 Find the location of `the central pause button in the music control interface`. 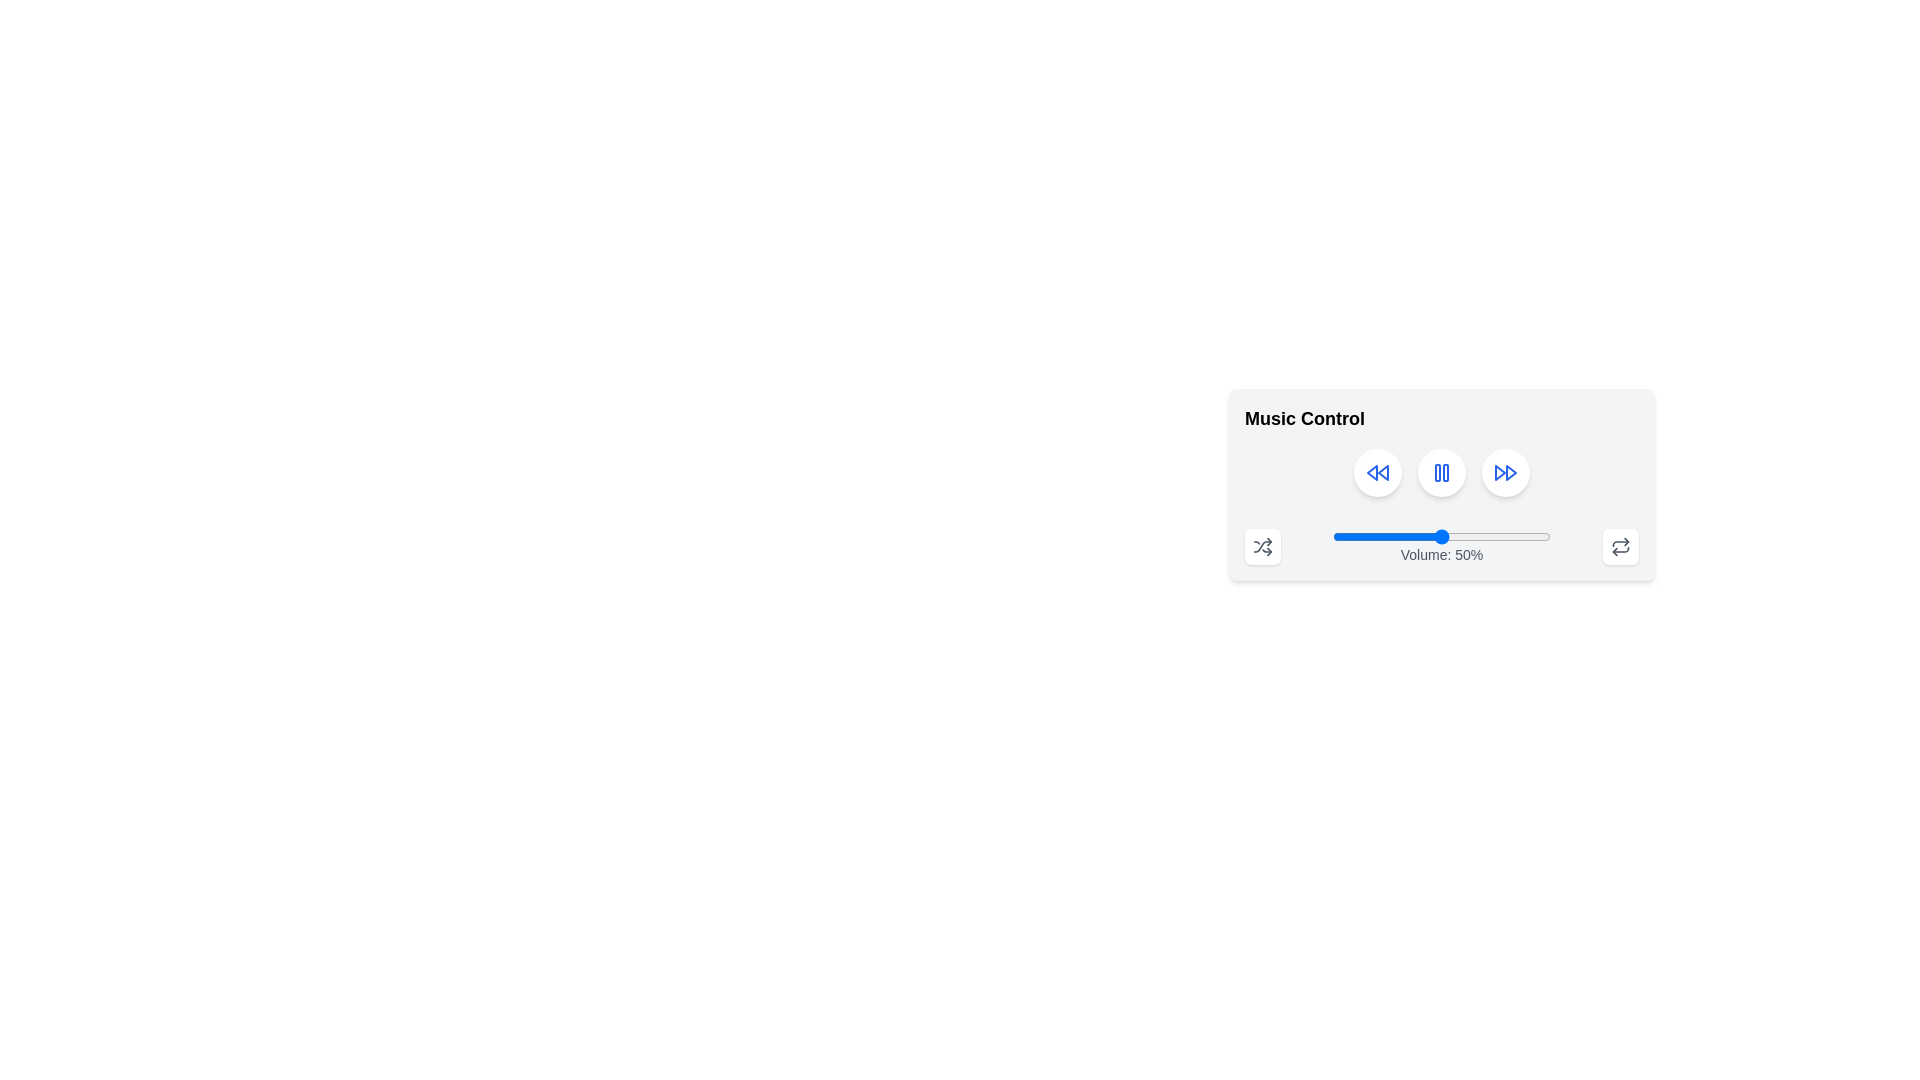

the central pause button in the music control interface is located at coordinates (1441, 473).